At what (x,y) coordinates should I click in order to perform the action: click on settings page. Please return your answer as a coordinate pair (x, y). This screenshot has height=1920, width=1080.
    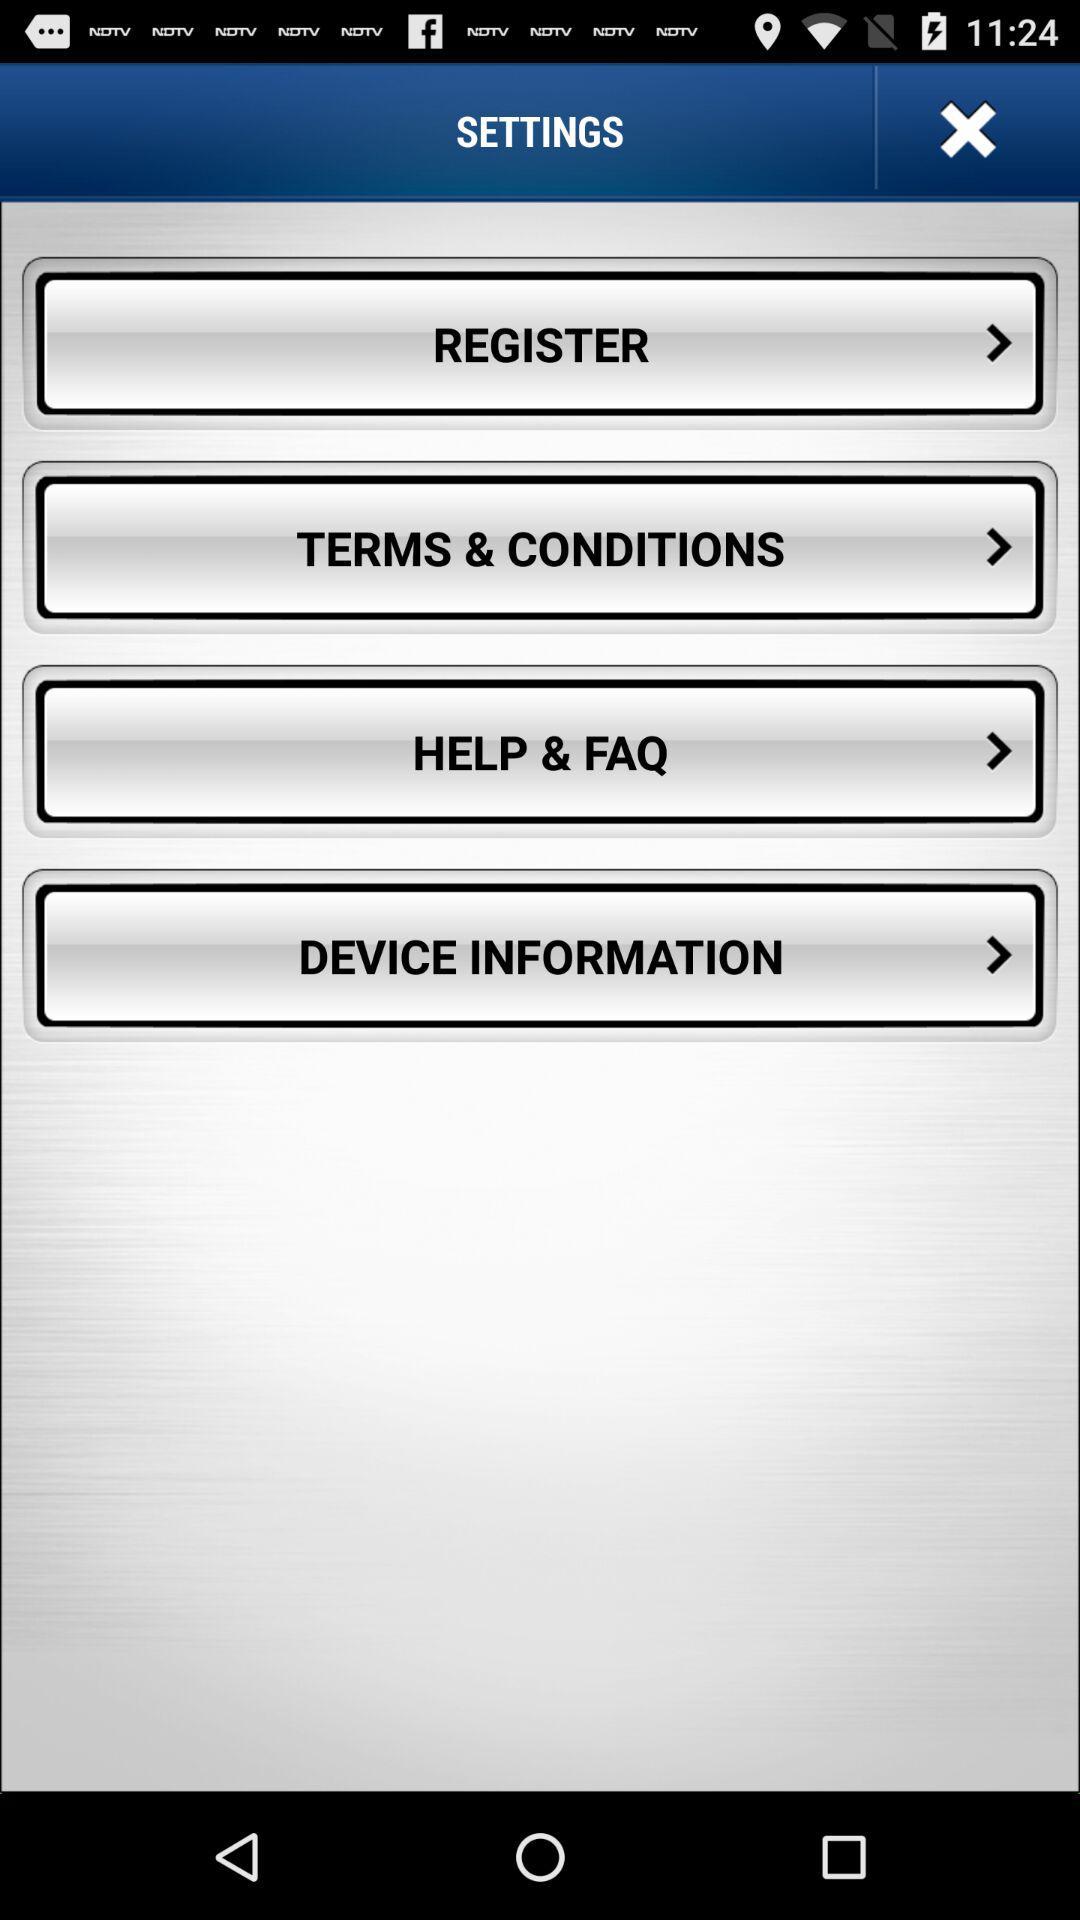
    Looking at the image, I should click on (964, 129).